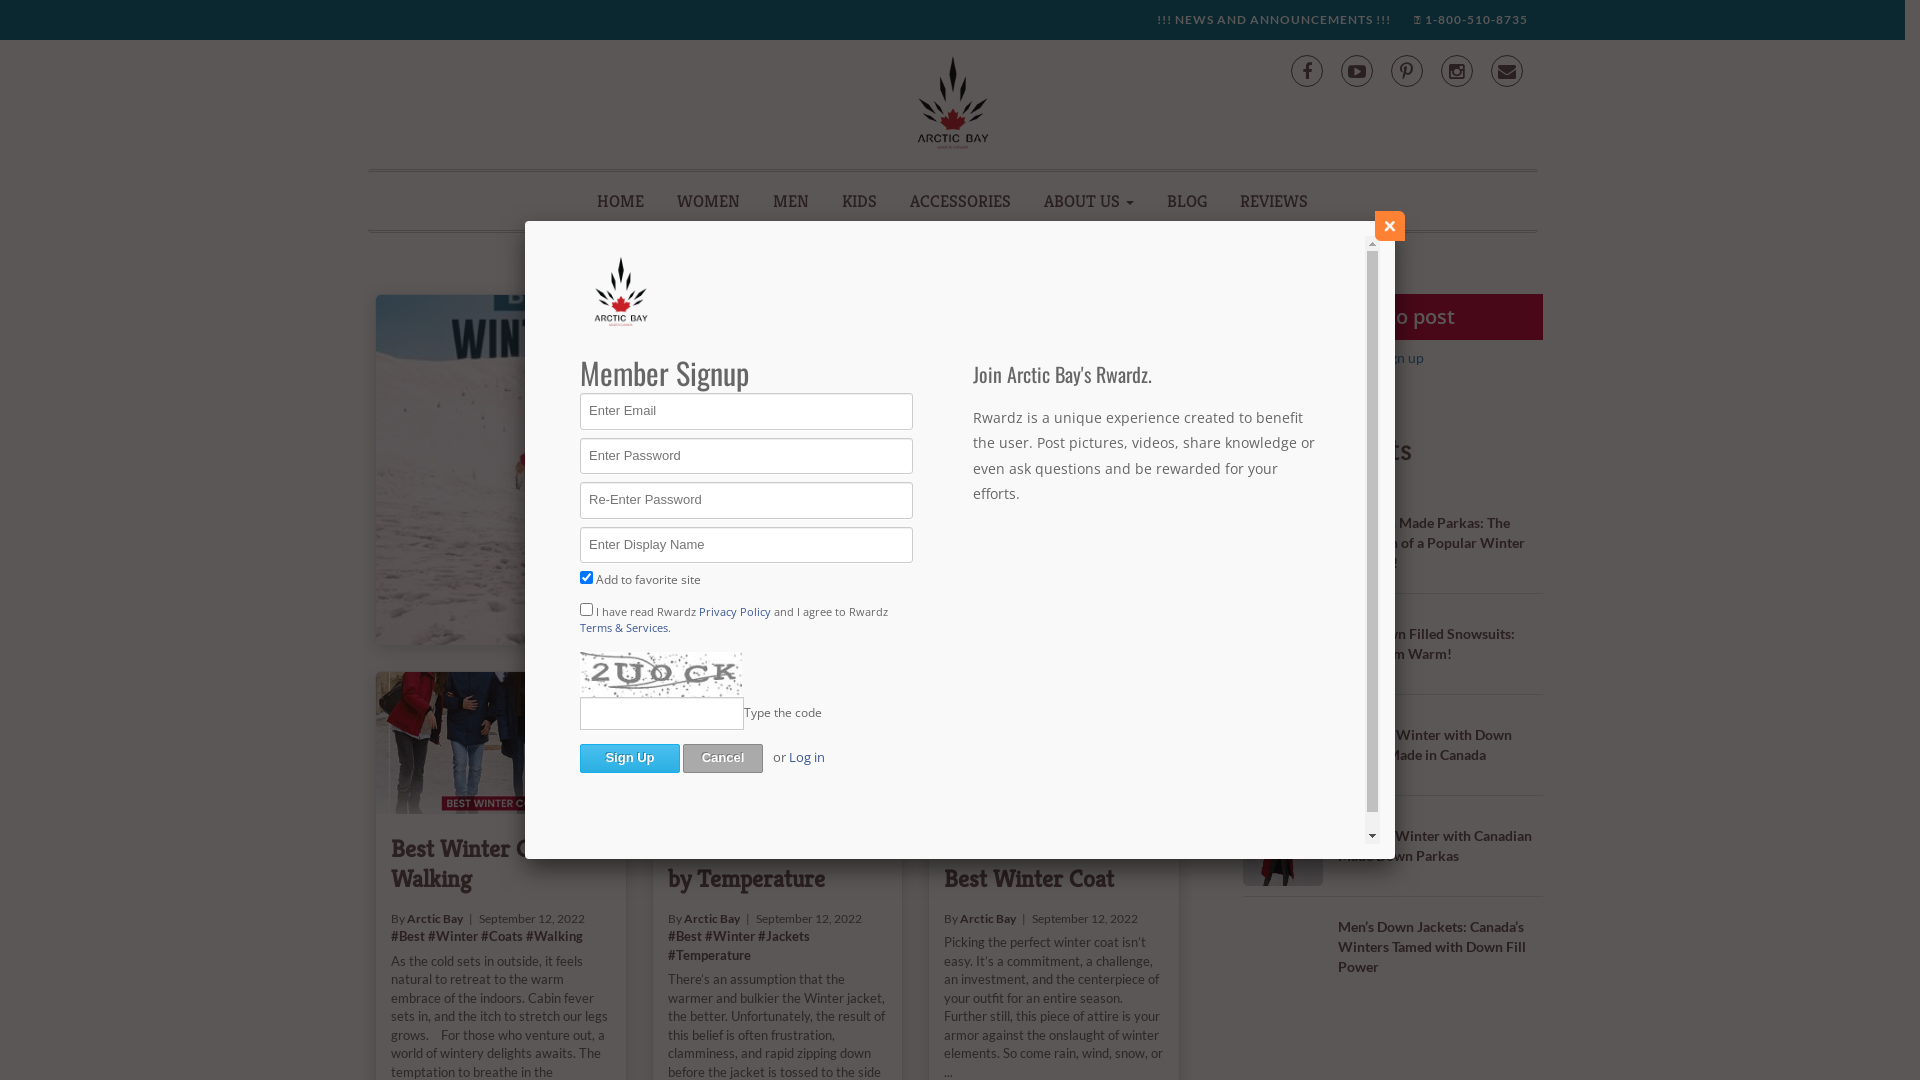  What do you see at coordinates (526, 936) in the screenshot?
I see `'#Walking'` at bounding box center [526, 936].